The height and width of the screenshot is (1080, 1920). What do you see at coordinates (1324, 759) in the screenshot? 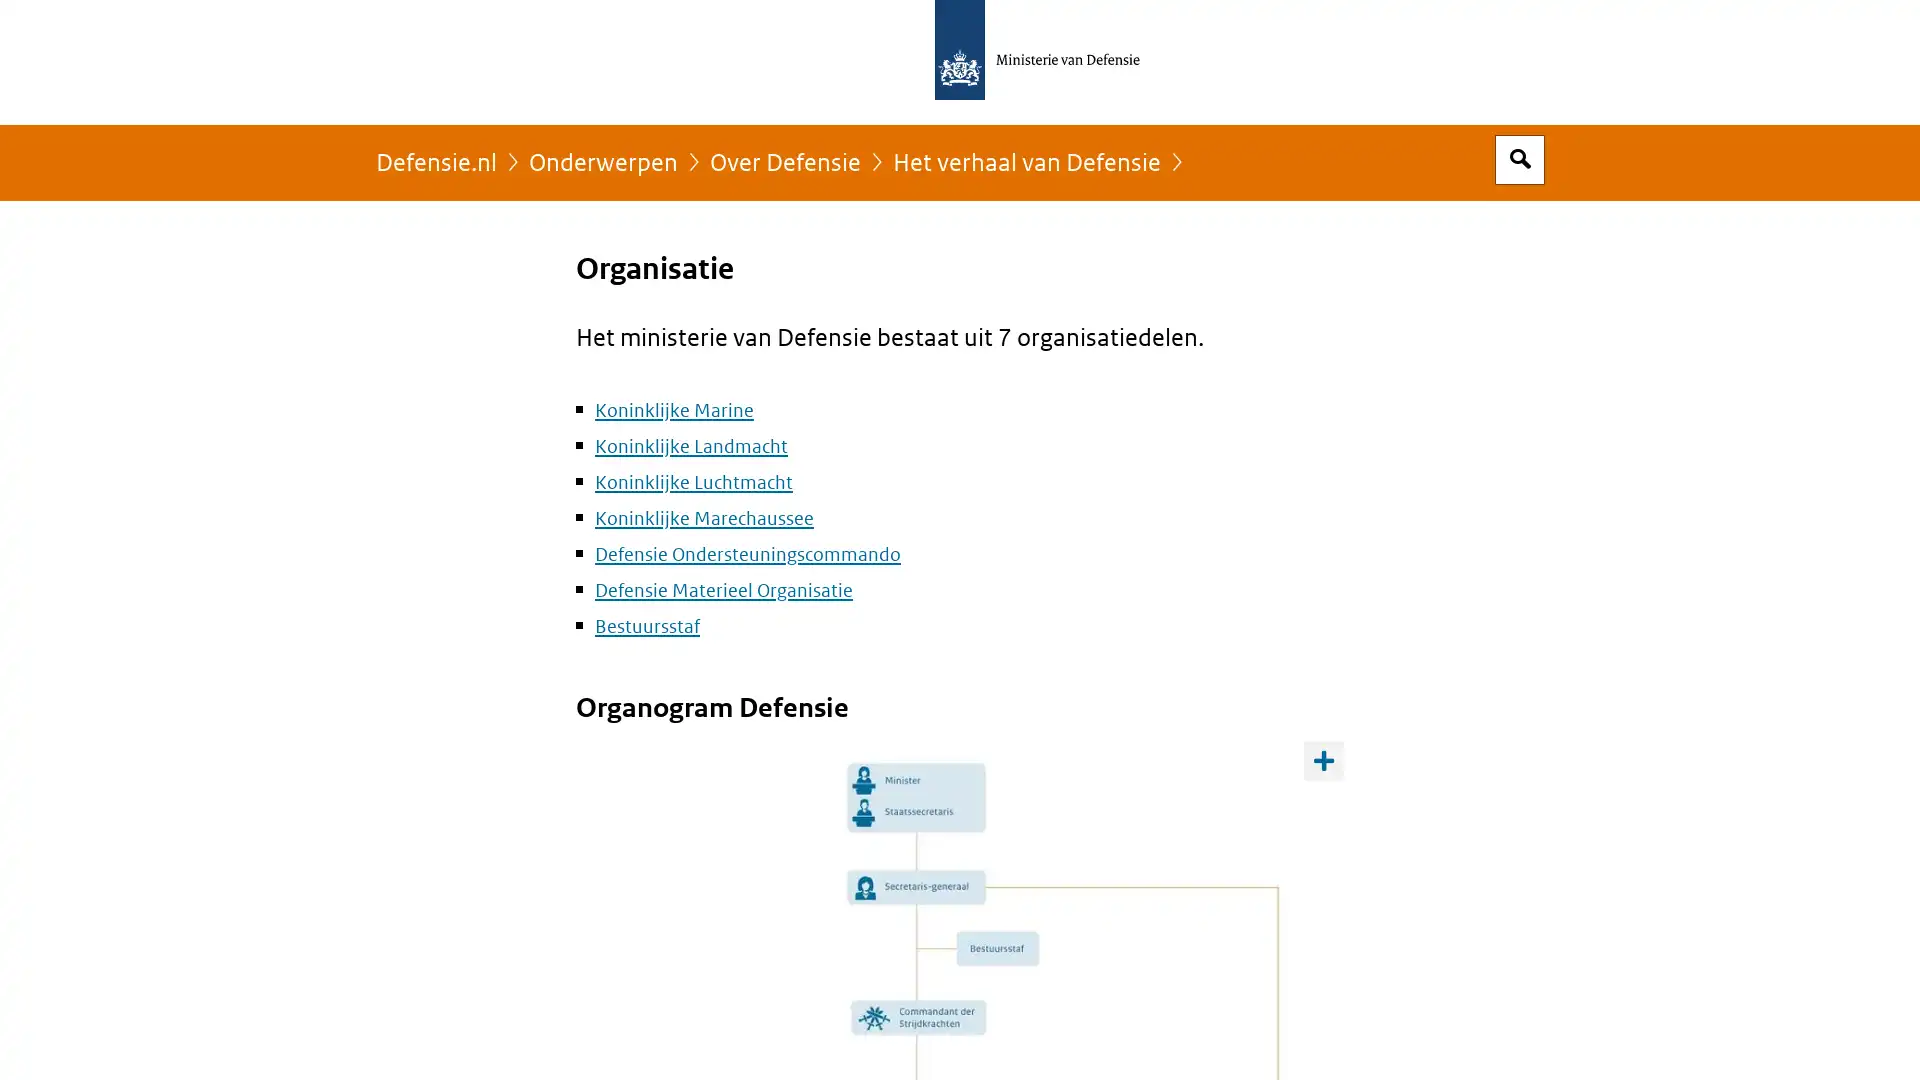
I see `Toon opties` at bounding box center [1324, 759].